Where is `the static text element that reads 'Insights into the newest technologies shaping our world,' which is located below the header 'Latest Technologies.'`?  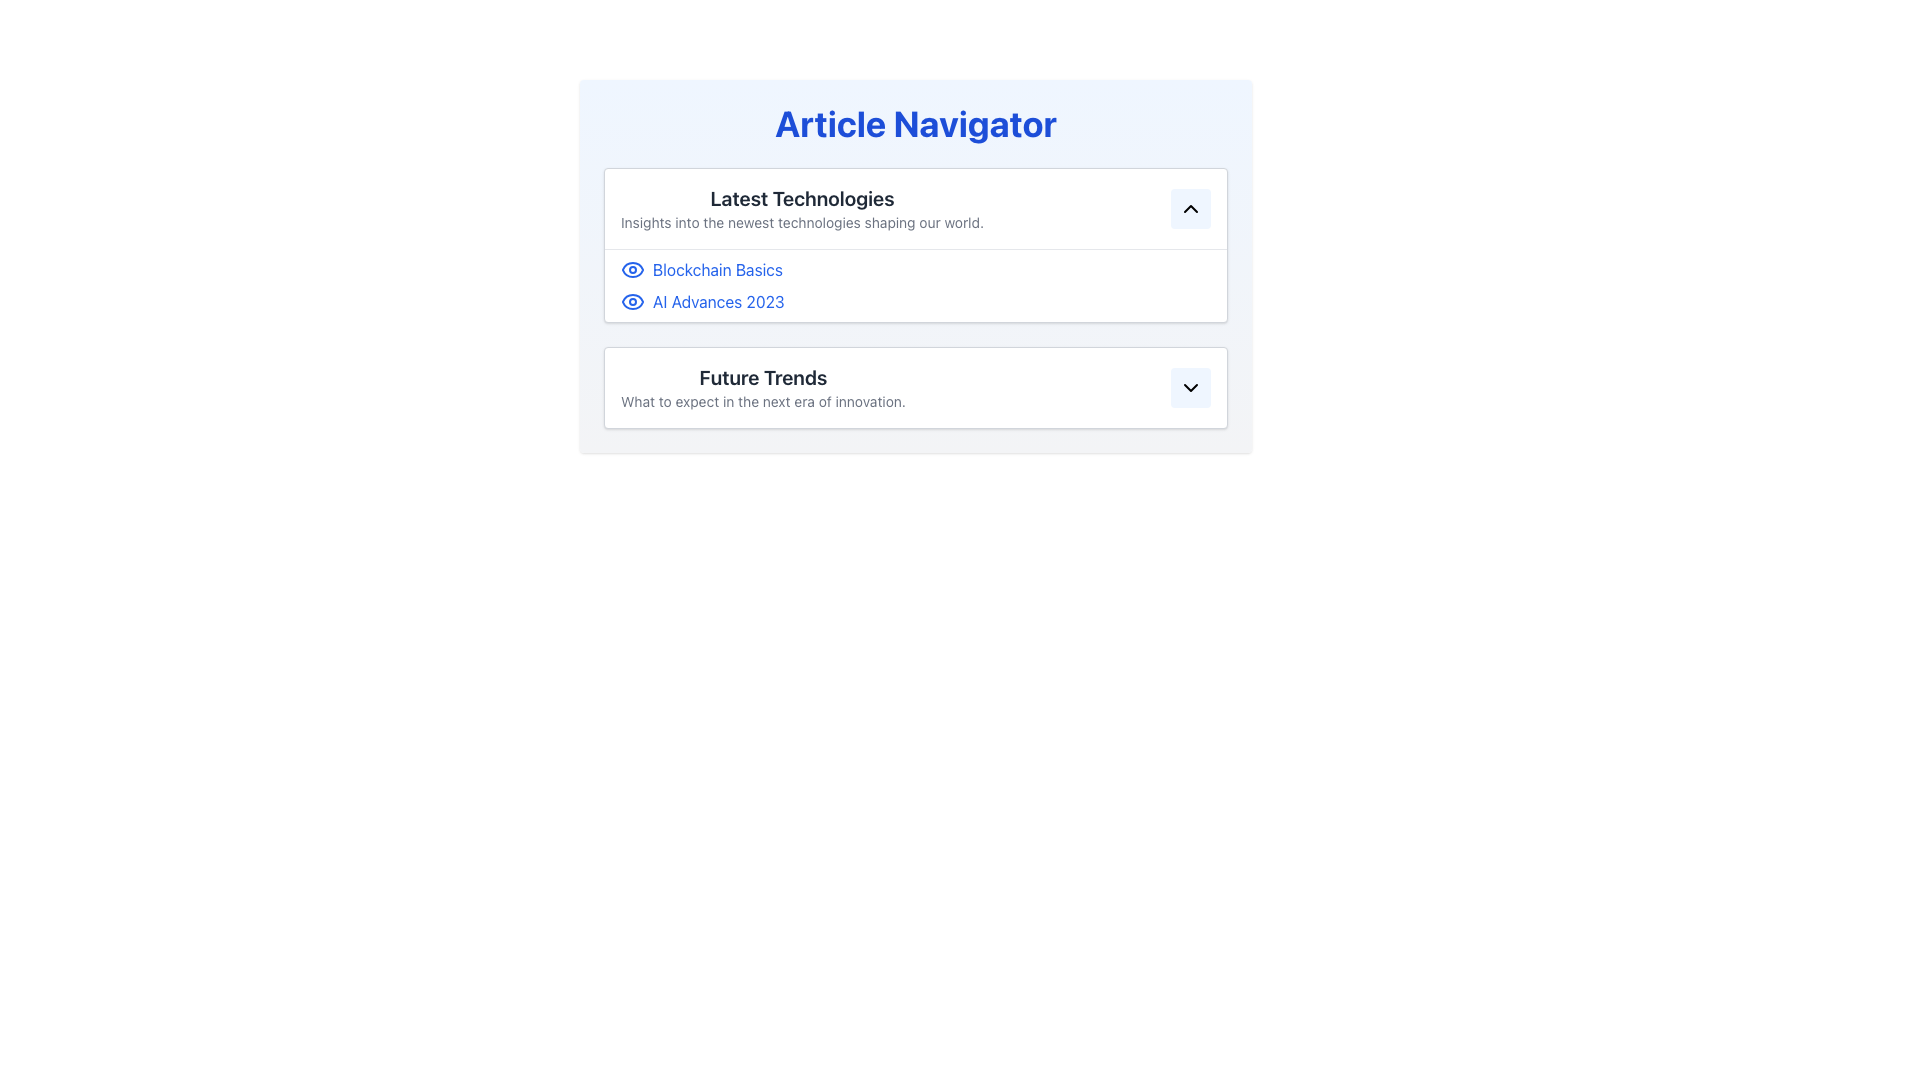 the static text element that reads 'Insights into the newest technologies shaping our world,' which is located below the header 'Latest Technologies.' is located at coordinates (802, 223).